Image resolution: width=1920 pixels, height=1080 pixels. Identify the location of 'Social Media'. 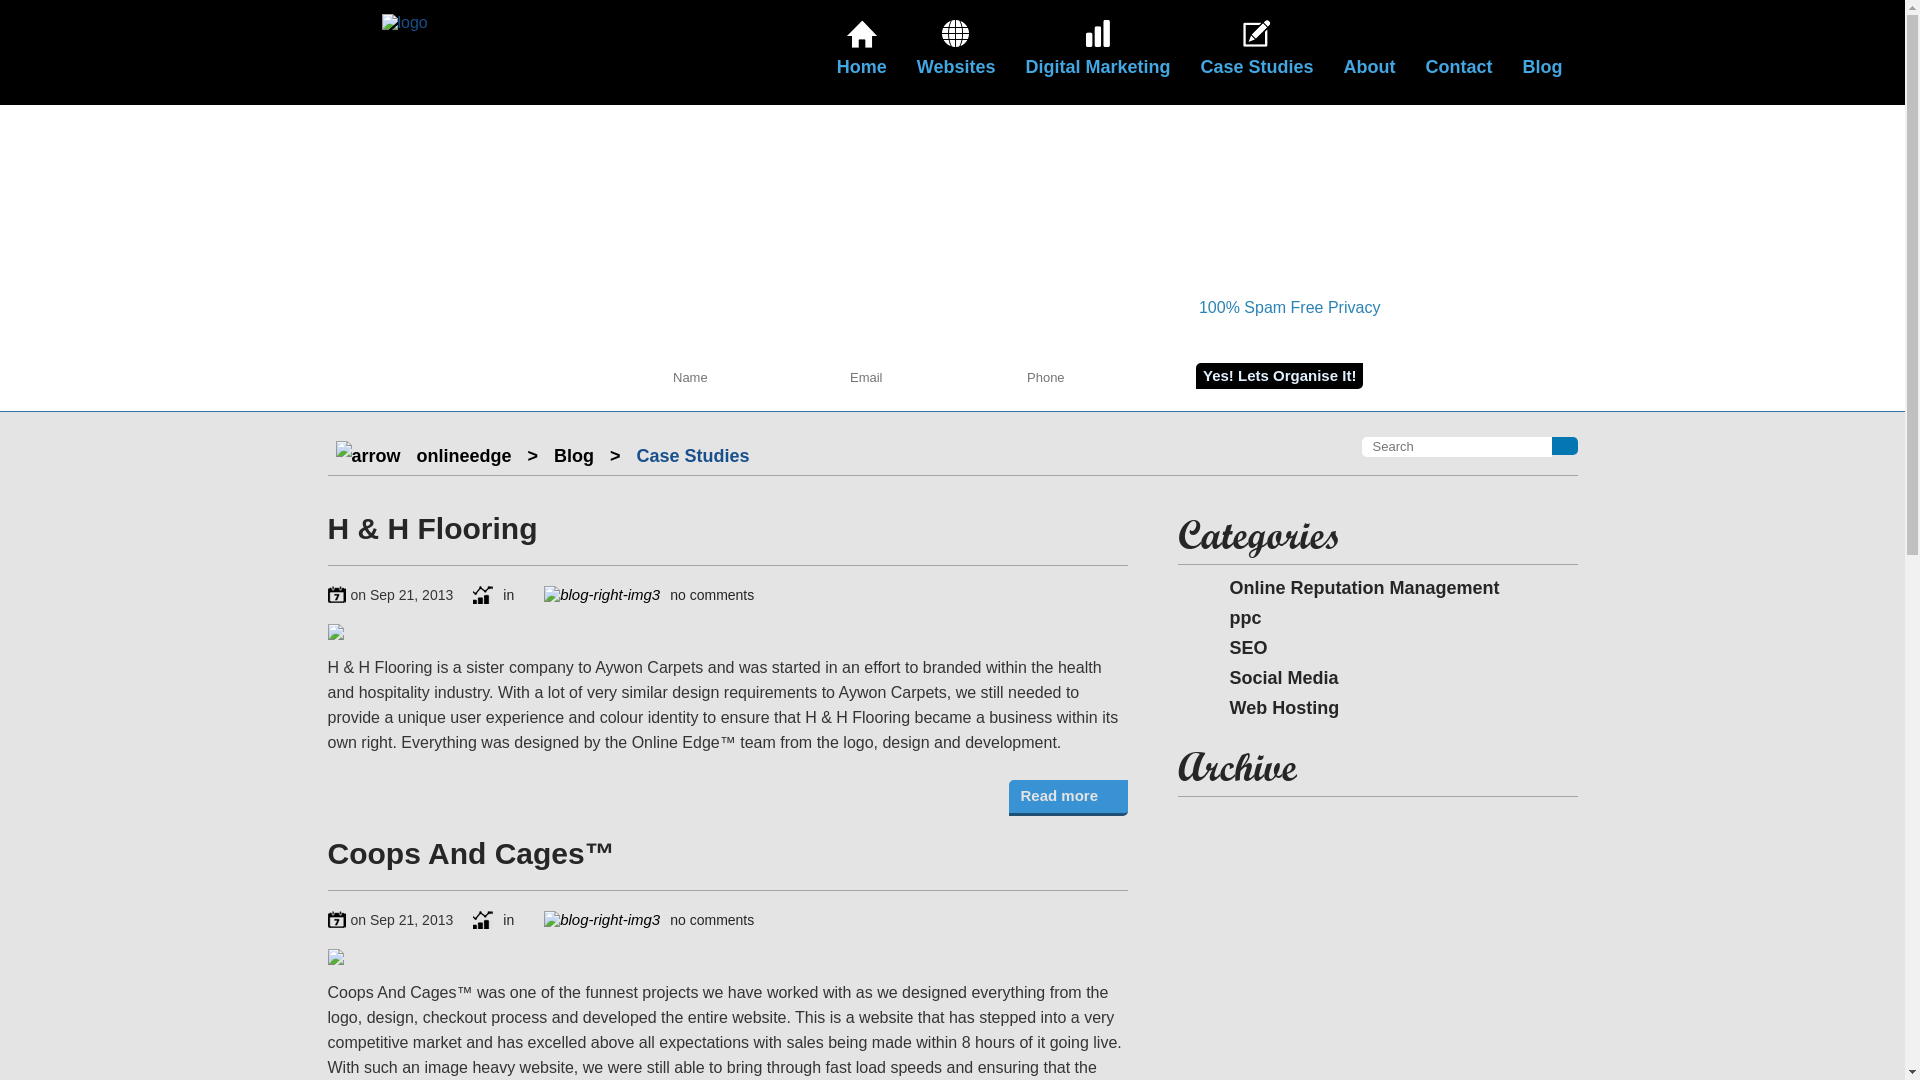
(1267, 677).